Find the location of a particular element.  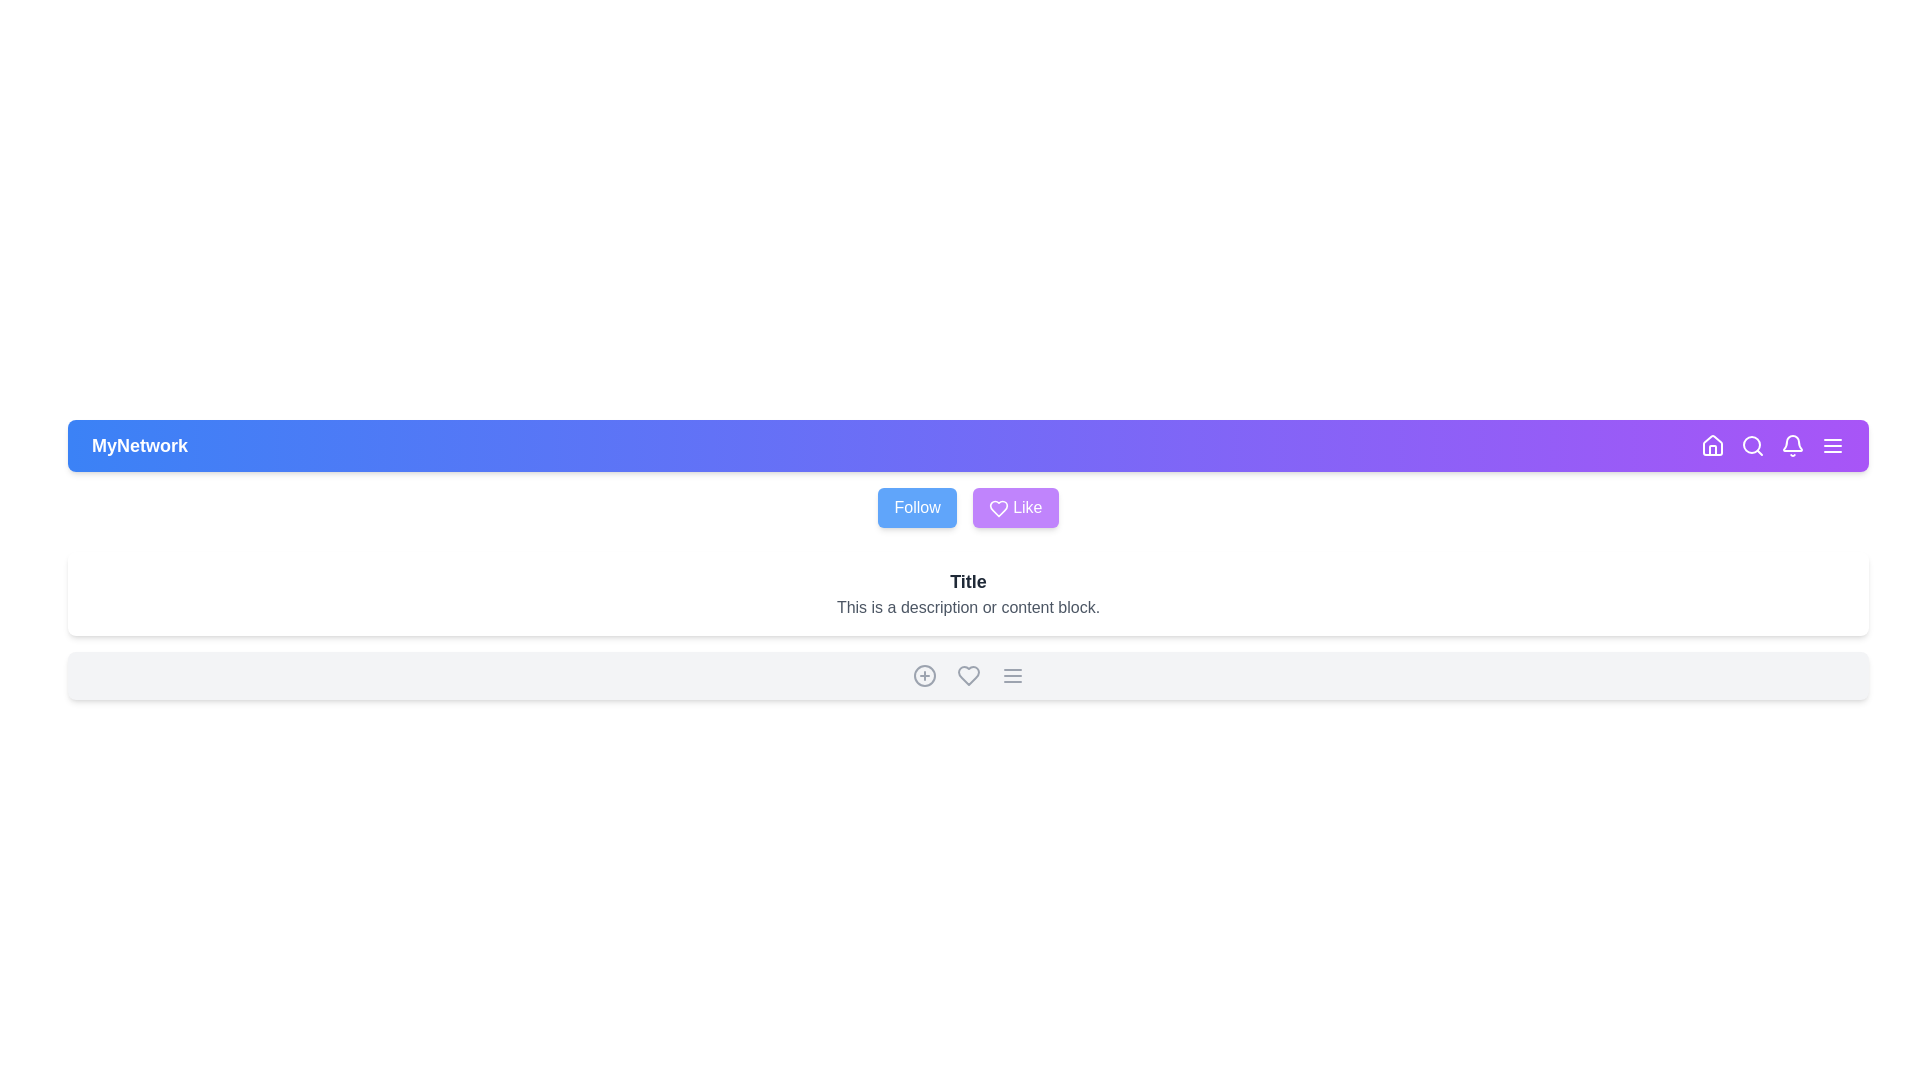

the house icon located in the top-right corner of the horizontal purple gradient navigation bar is located at coordinates (1712, 445).